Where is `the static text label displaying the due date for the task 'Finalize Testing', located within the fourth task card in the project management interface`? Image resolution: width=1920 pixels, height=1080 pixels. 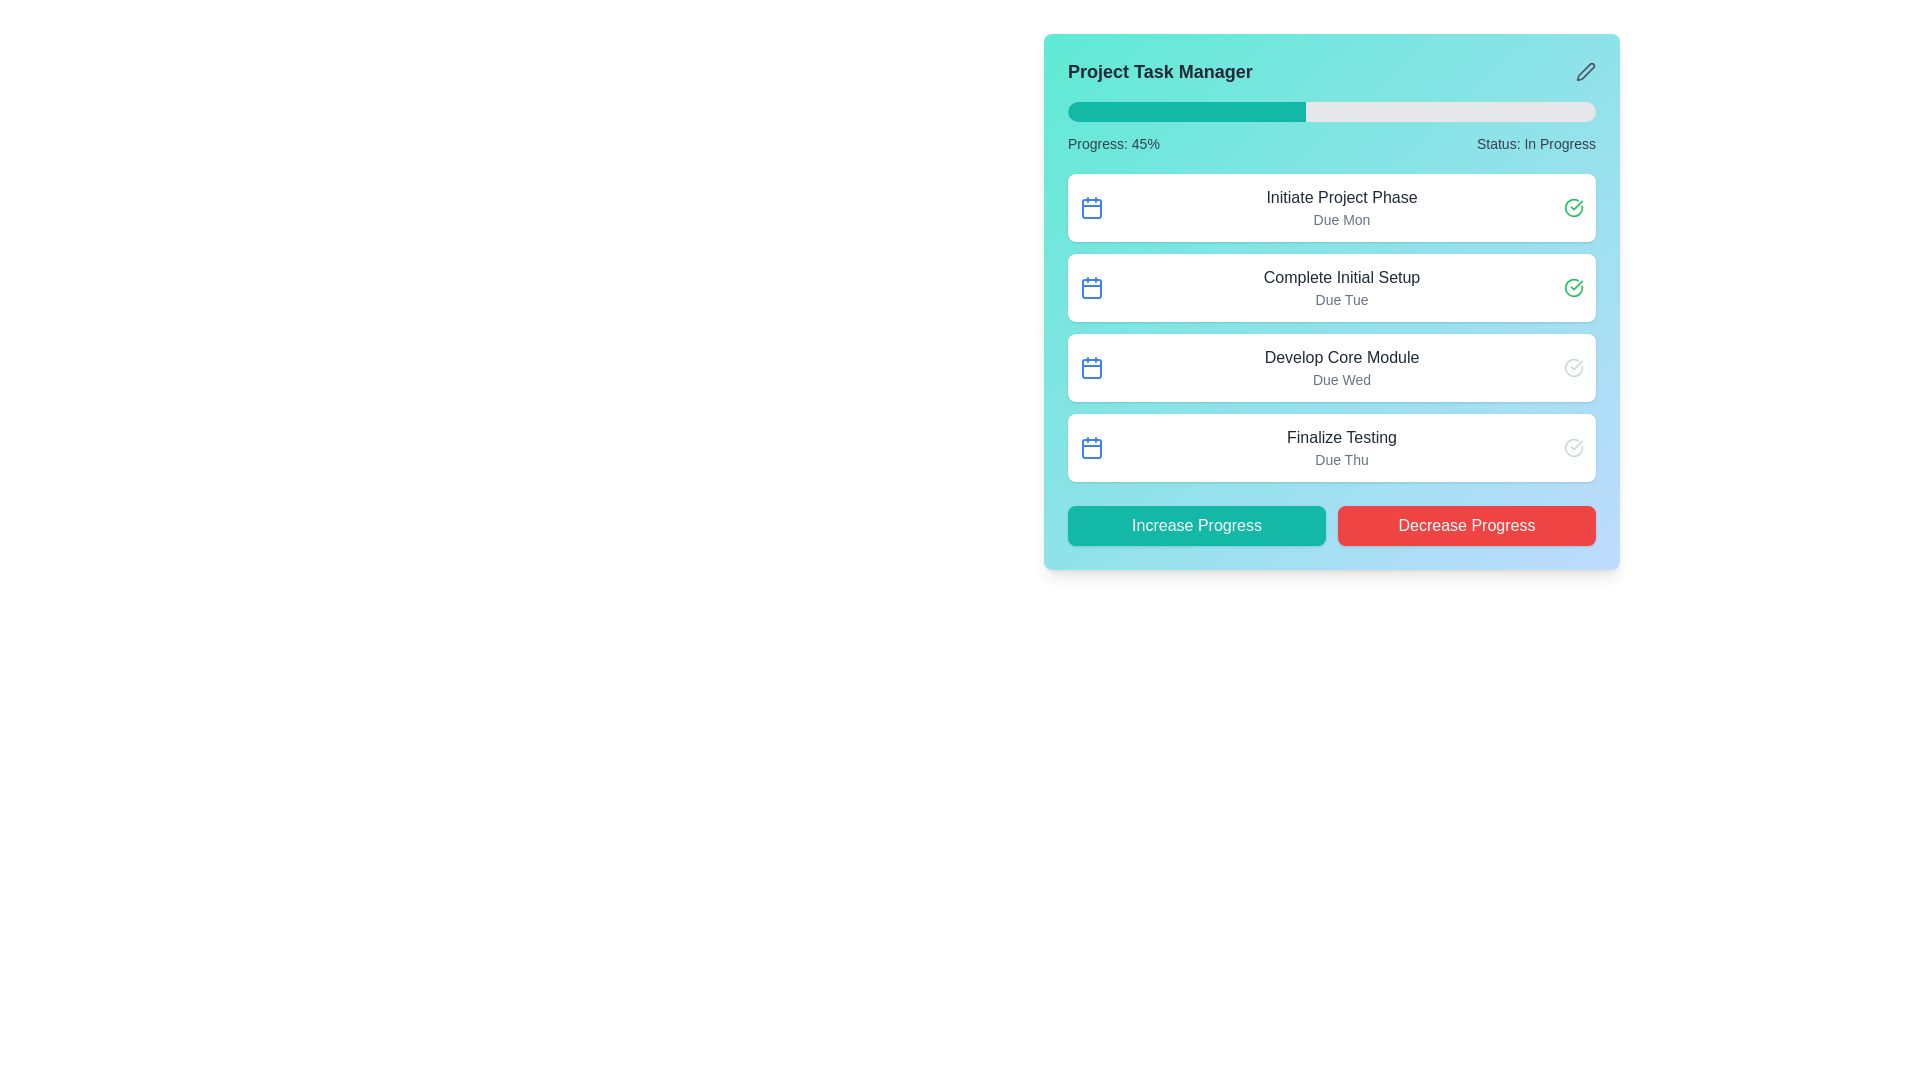
the static text label displaying the due date for the task 'Finalize Testing', located within the fourth task card in the project management interface is located at coordinates (1342, 459).